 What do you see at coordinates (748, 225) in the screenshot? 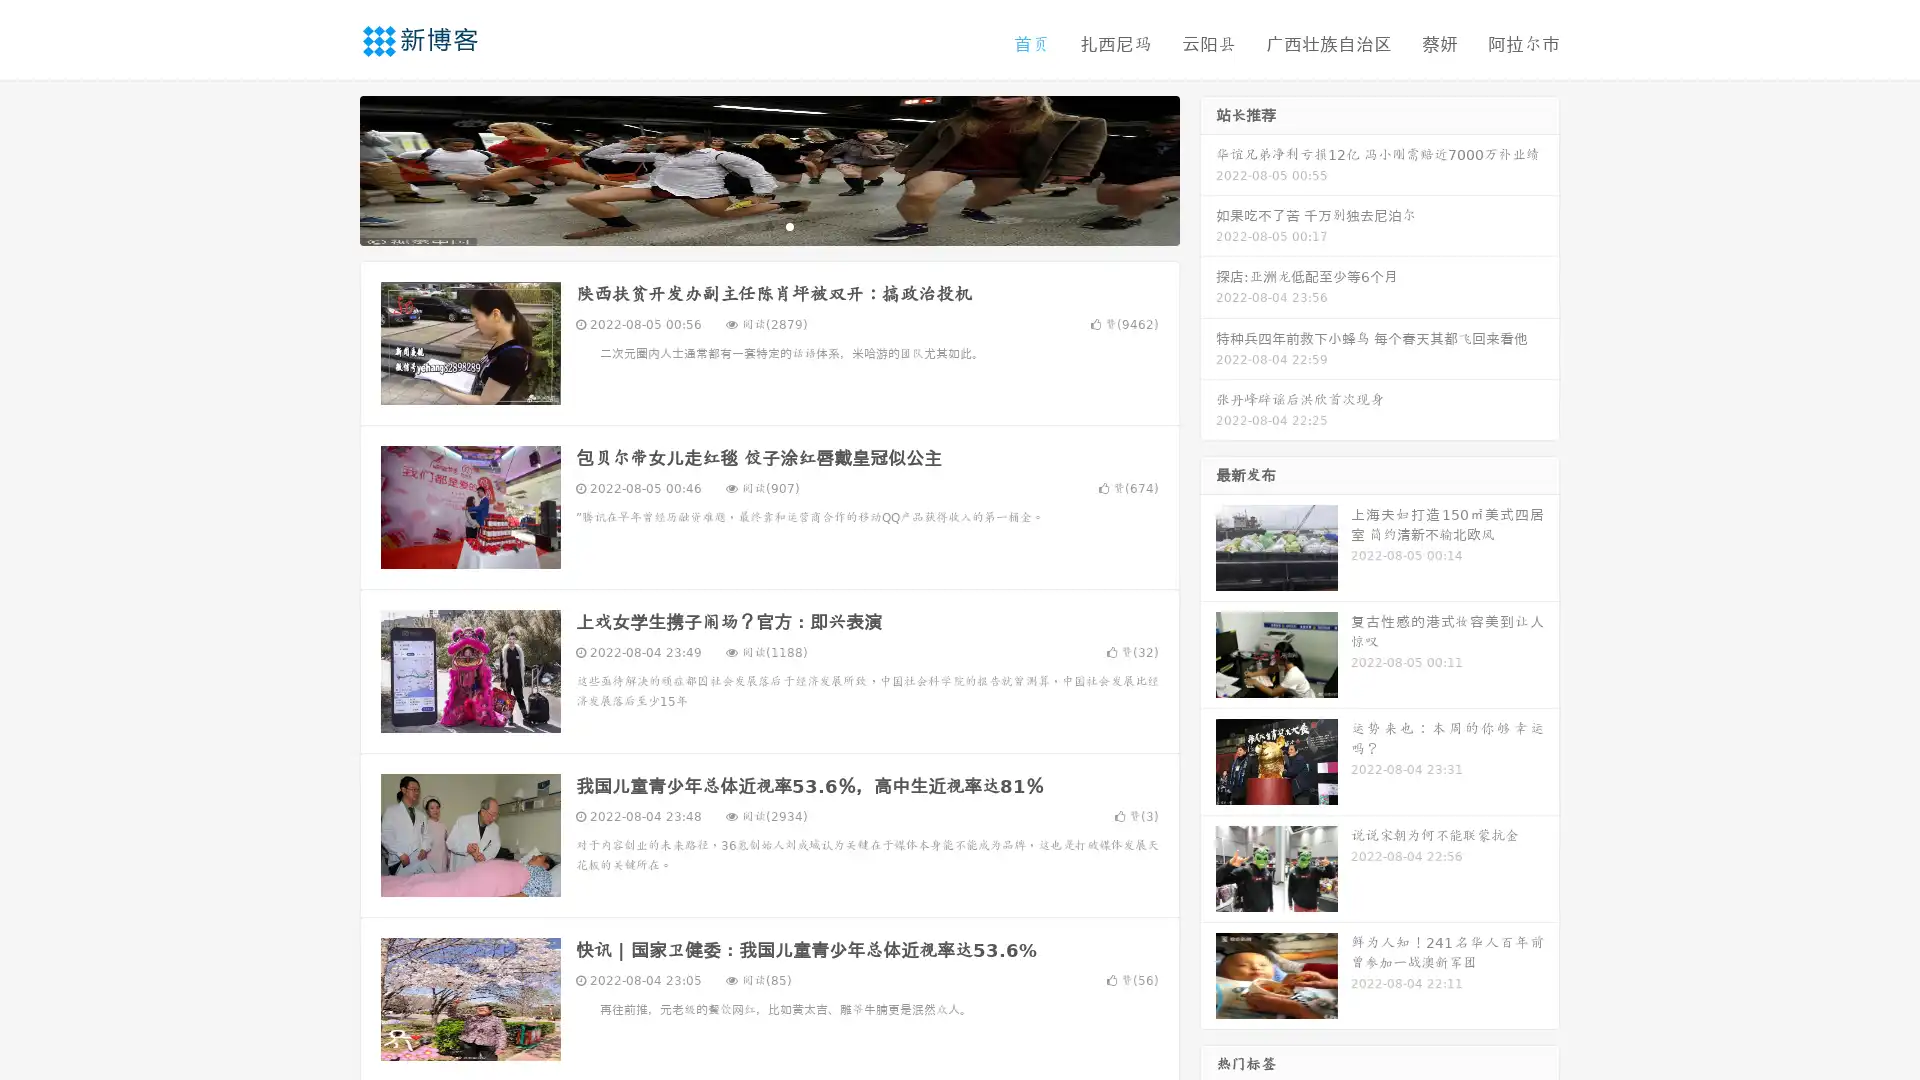
I see `Go to slide 1` at bounding box center [748, 225].